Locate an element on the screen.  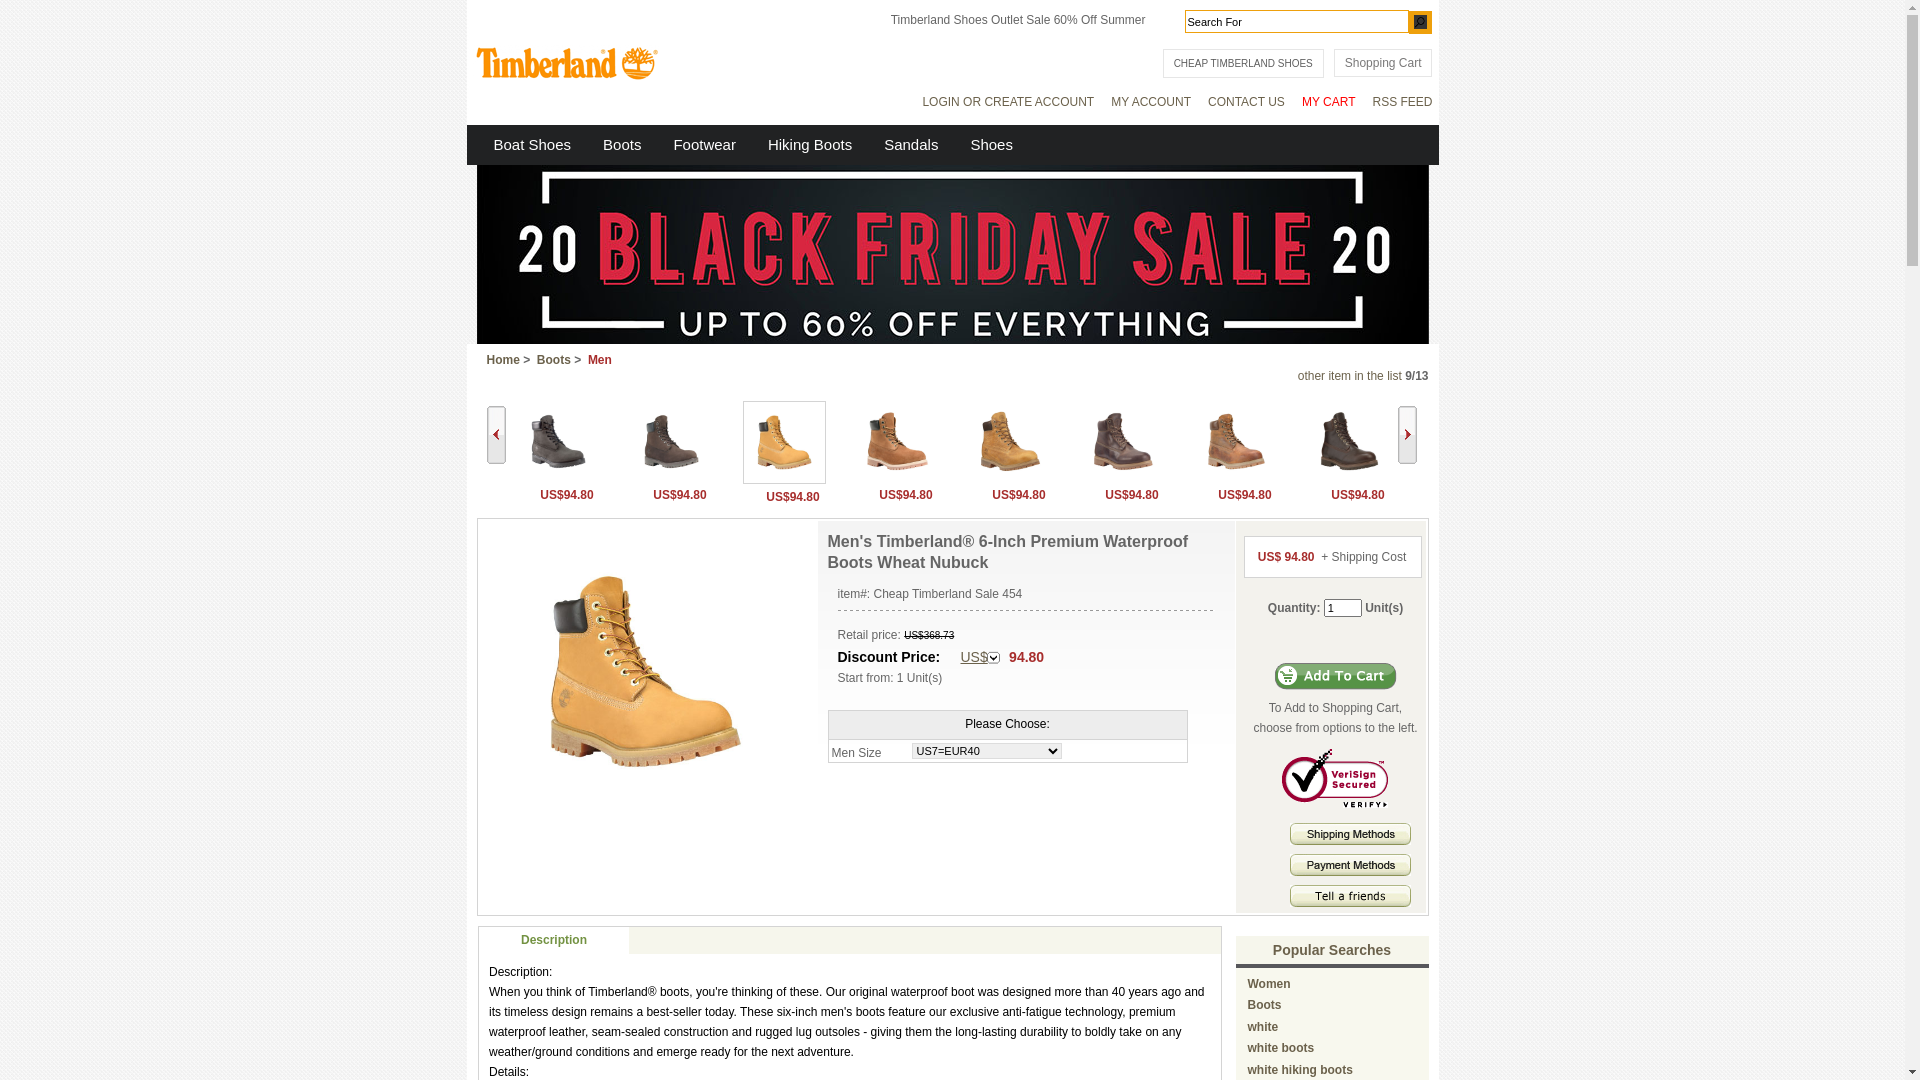
'RSS FEED' is located at coordinates (1400, 100).